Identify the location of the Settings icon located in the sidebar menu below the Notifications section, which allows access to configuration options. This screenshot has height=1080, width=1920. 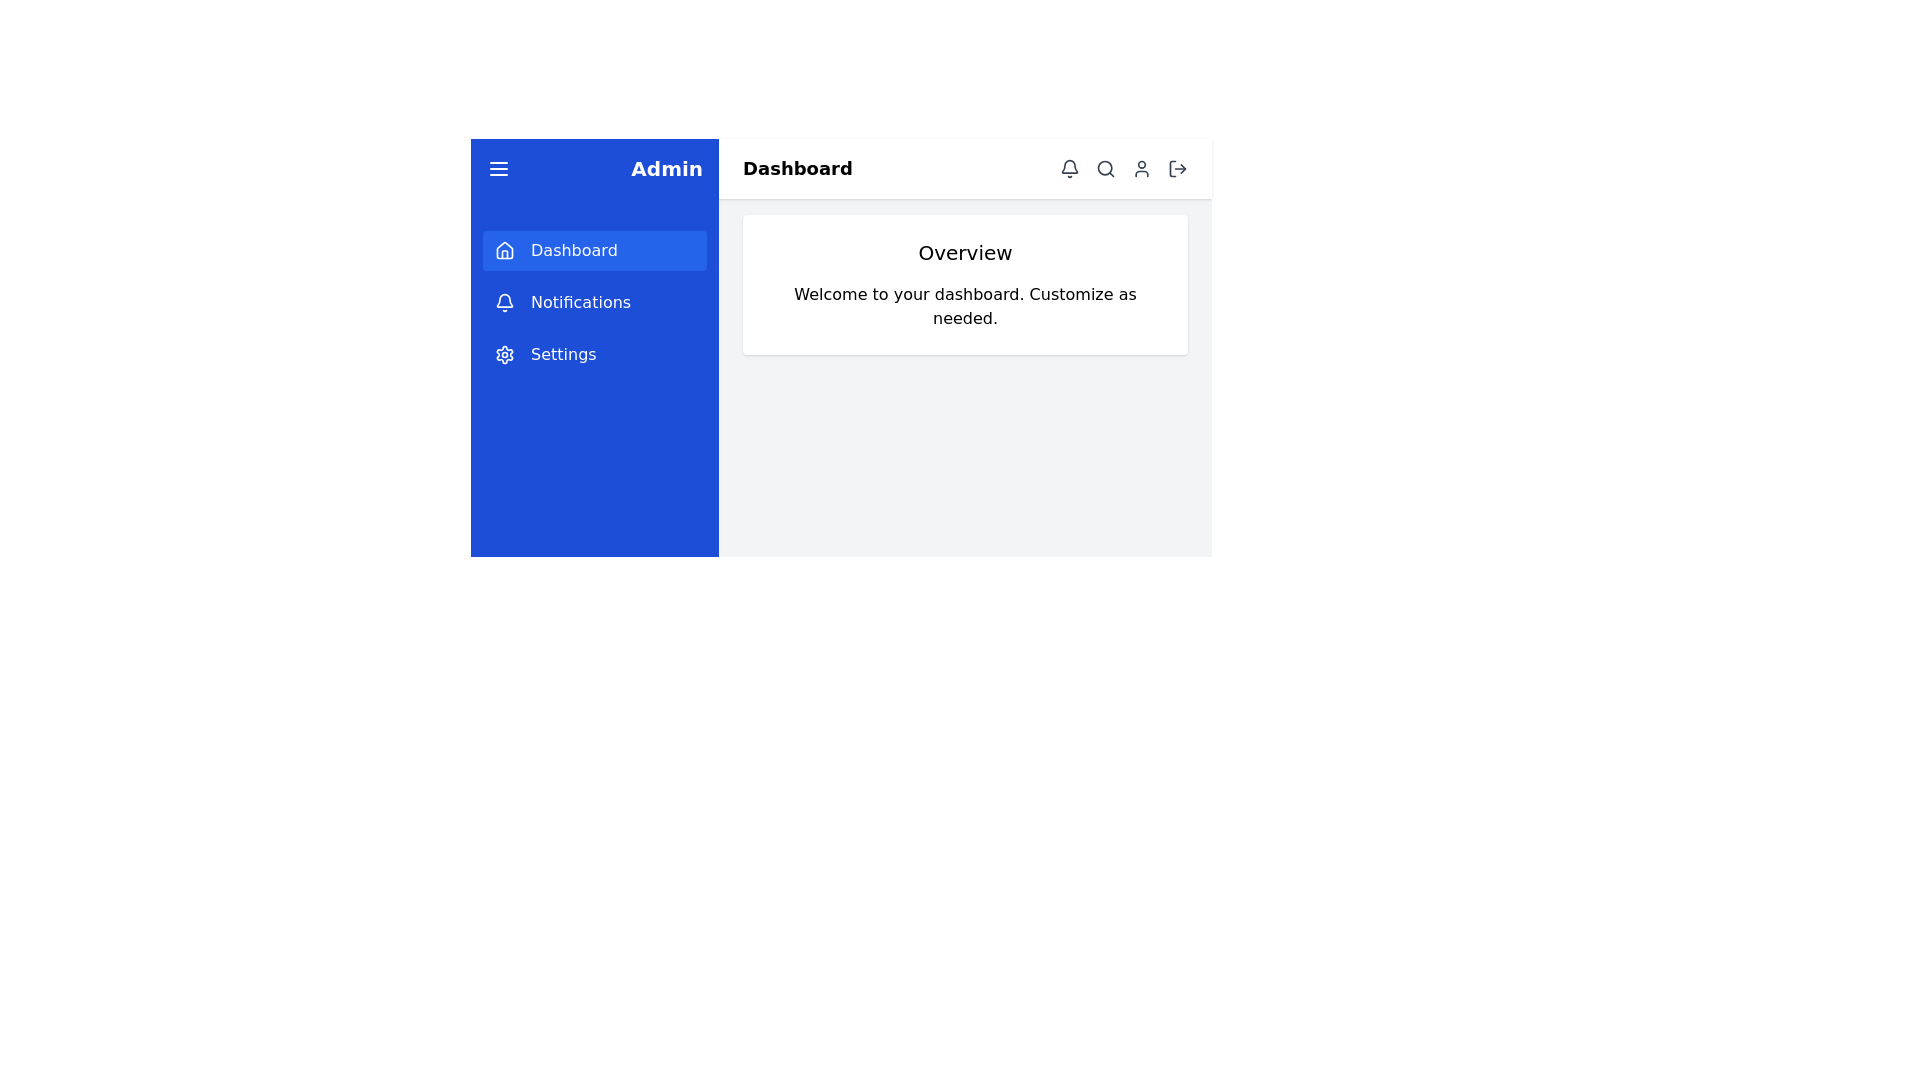
(504, 353).